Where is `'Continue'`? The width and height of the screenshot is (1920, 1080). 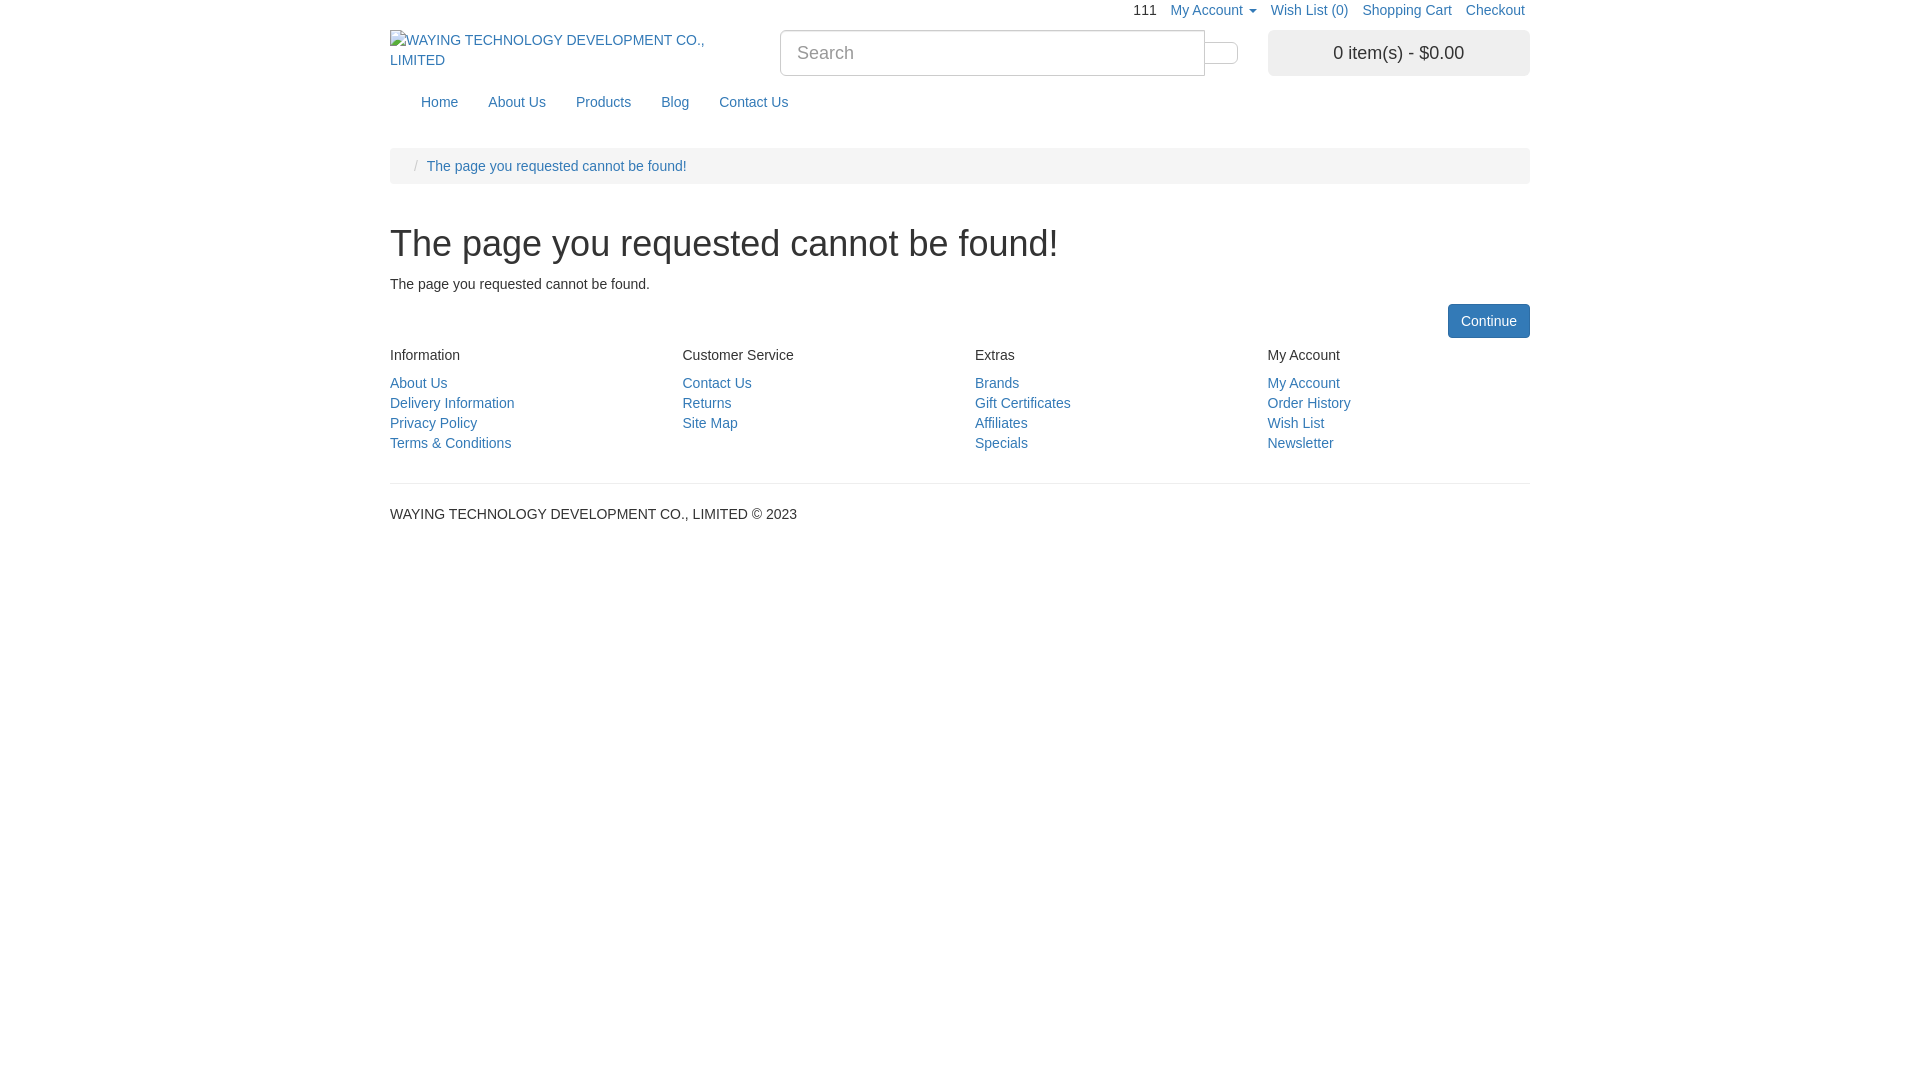 'Continue' is located at coordinates (1448, 319).